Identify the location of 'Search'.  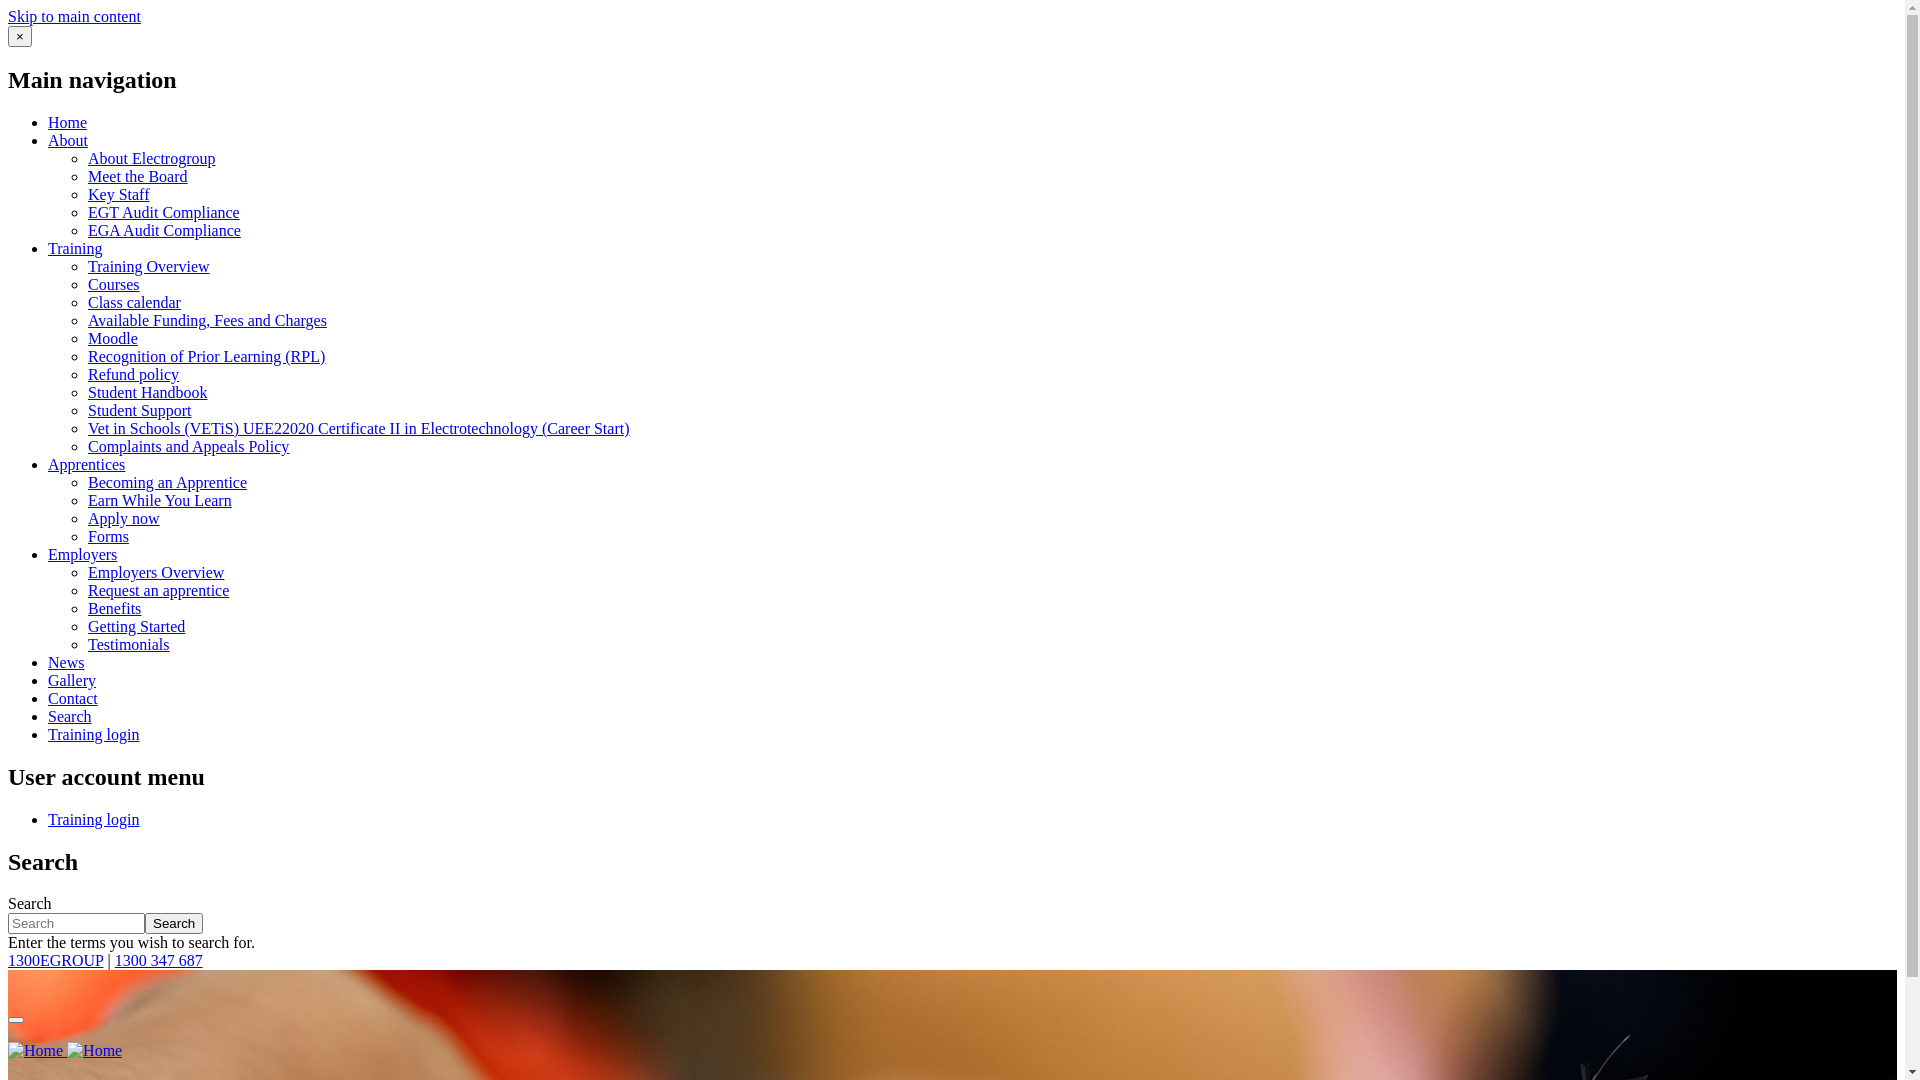
(70, 715).